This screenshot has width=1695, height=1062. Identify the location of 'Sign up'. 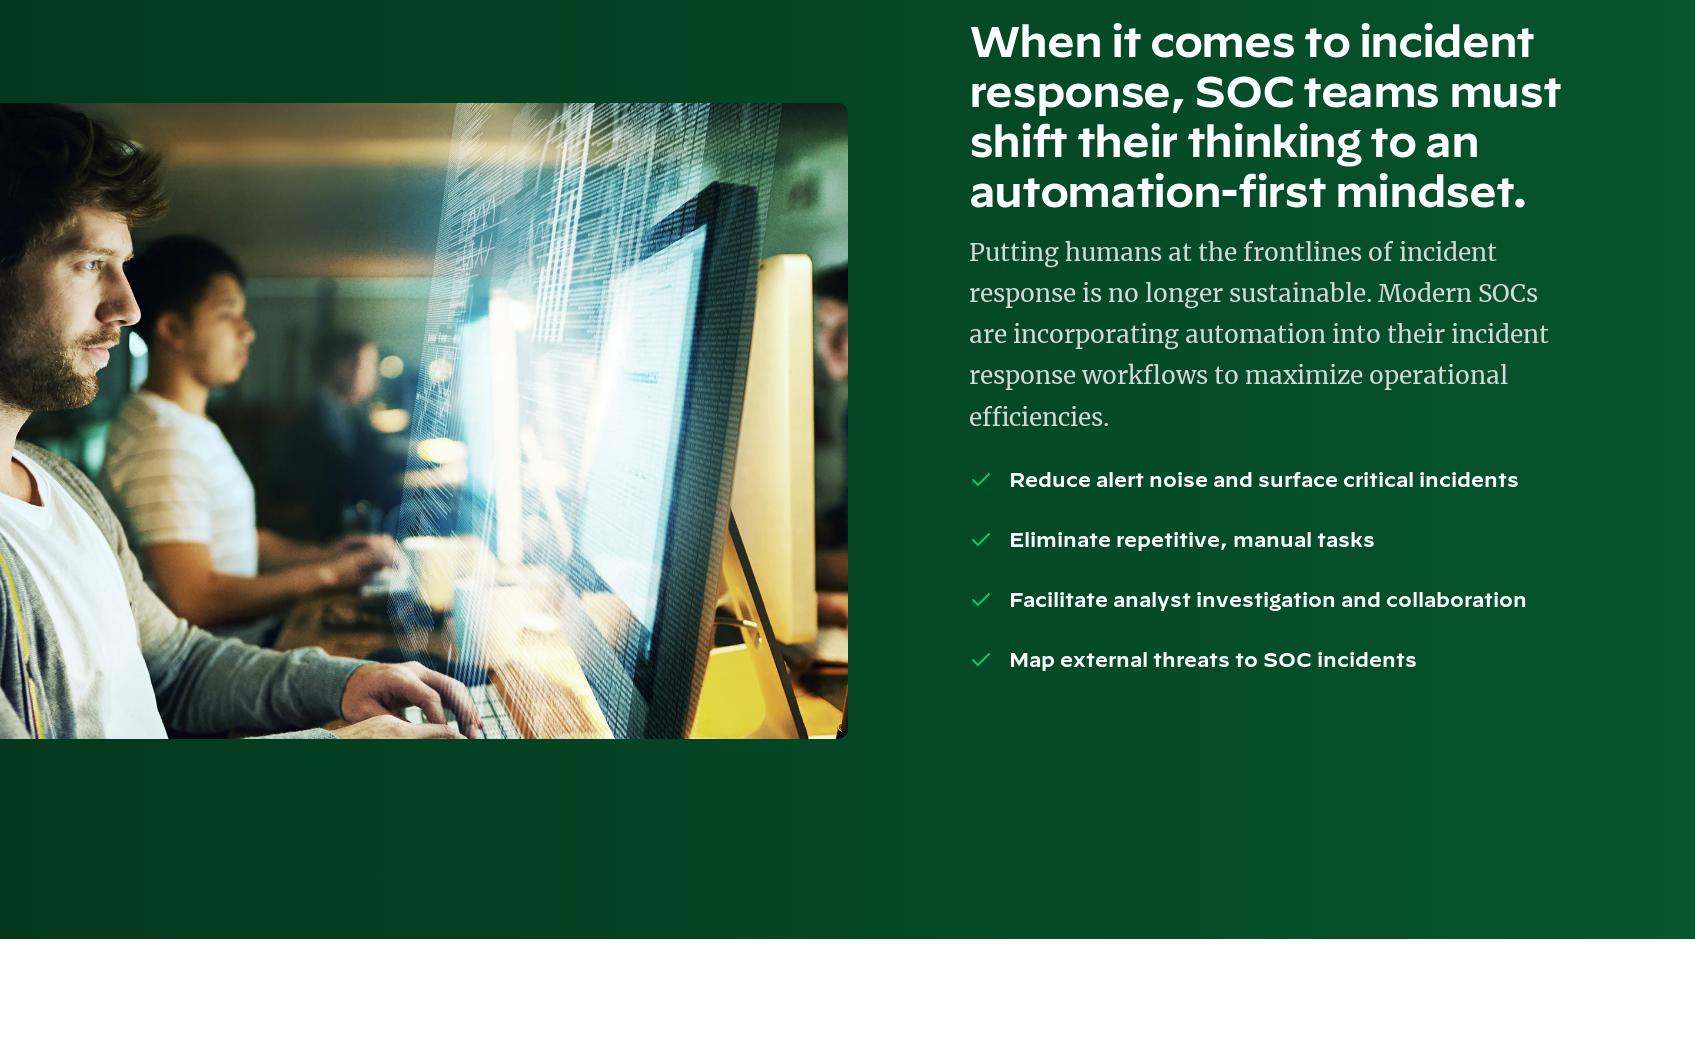
(1207, 393).